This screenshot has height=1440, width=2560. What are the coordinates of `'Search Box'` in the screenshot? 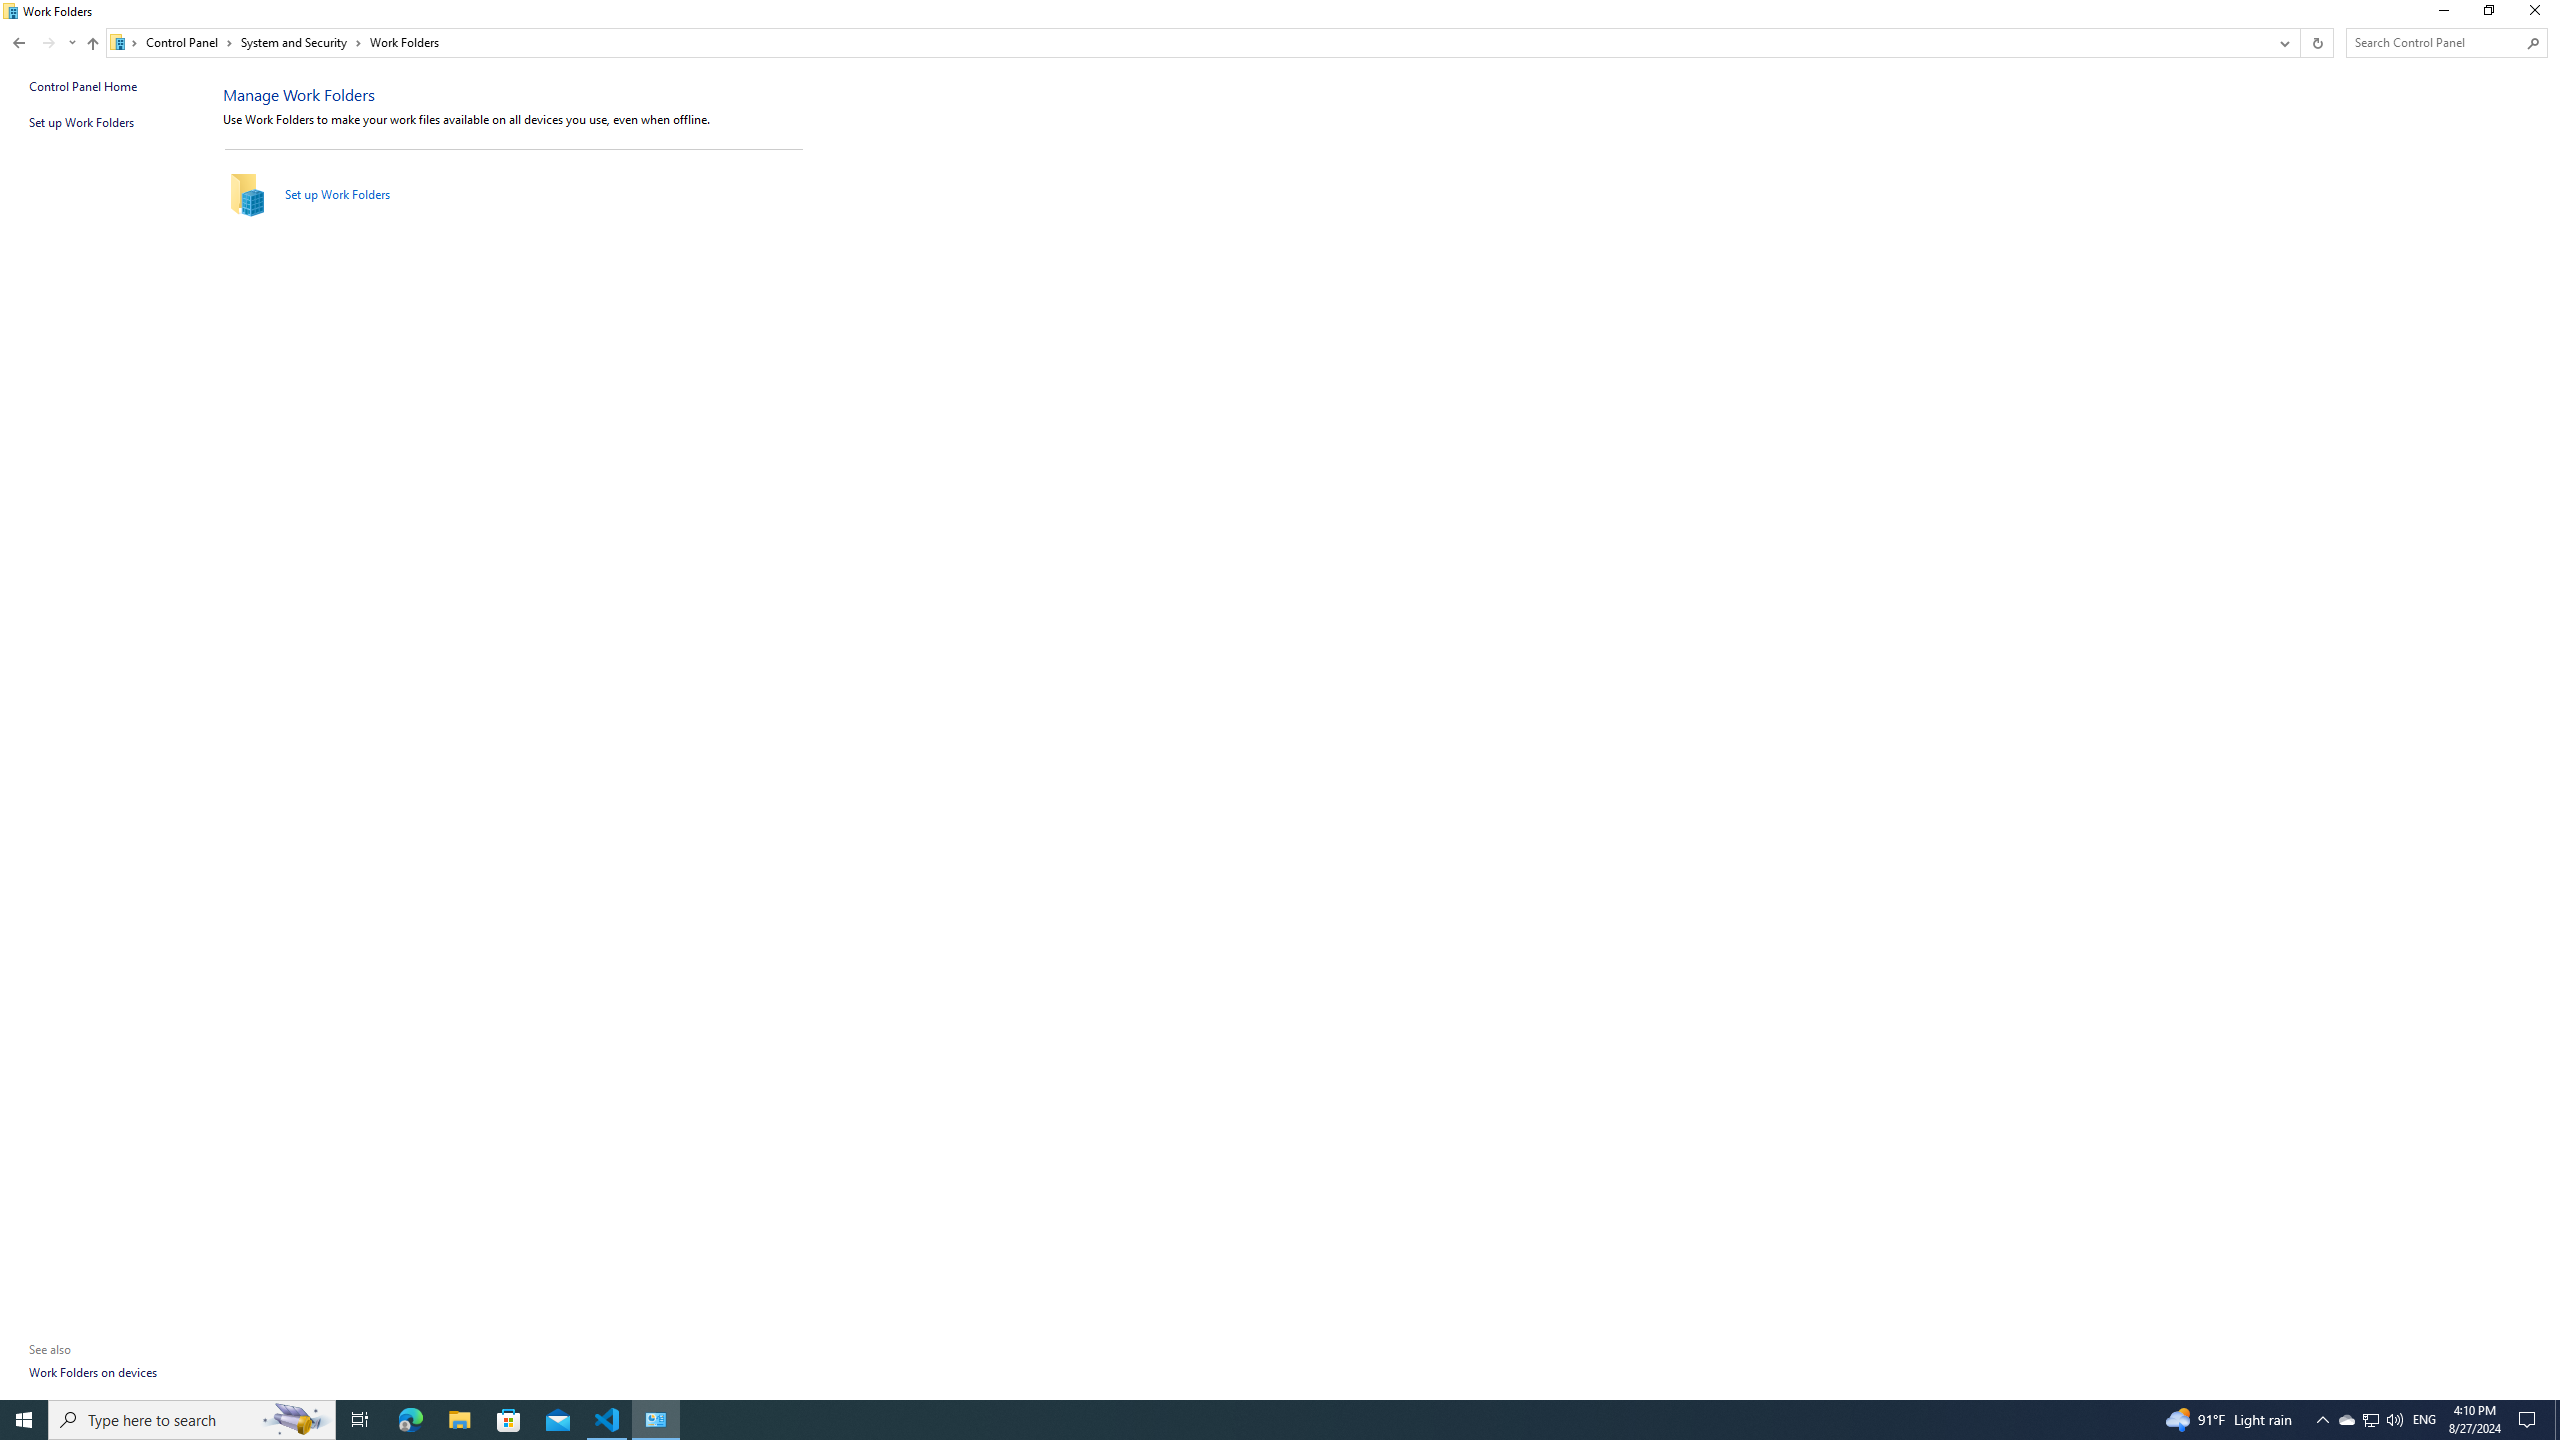 It's located at (2437, 42).